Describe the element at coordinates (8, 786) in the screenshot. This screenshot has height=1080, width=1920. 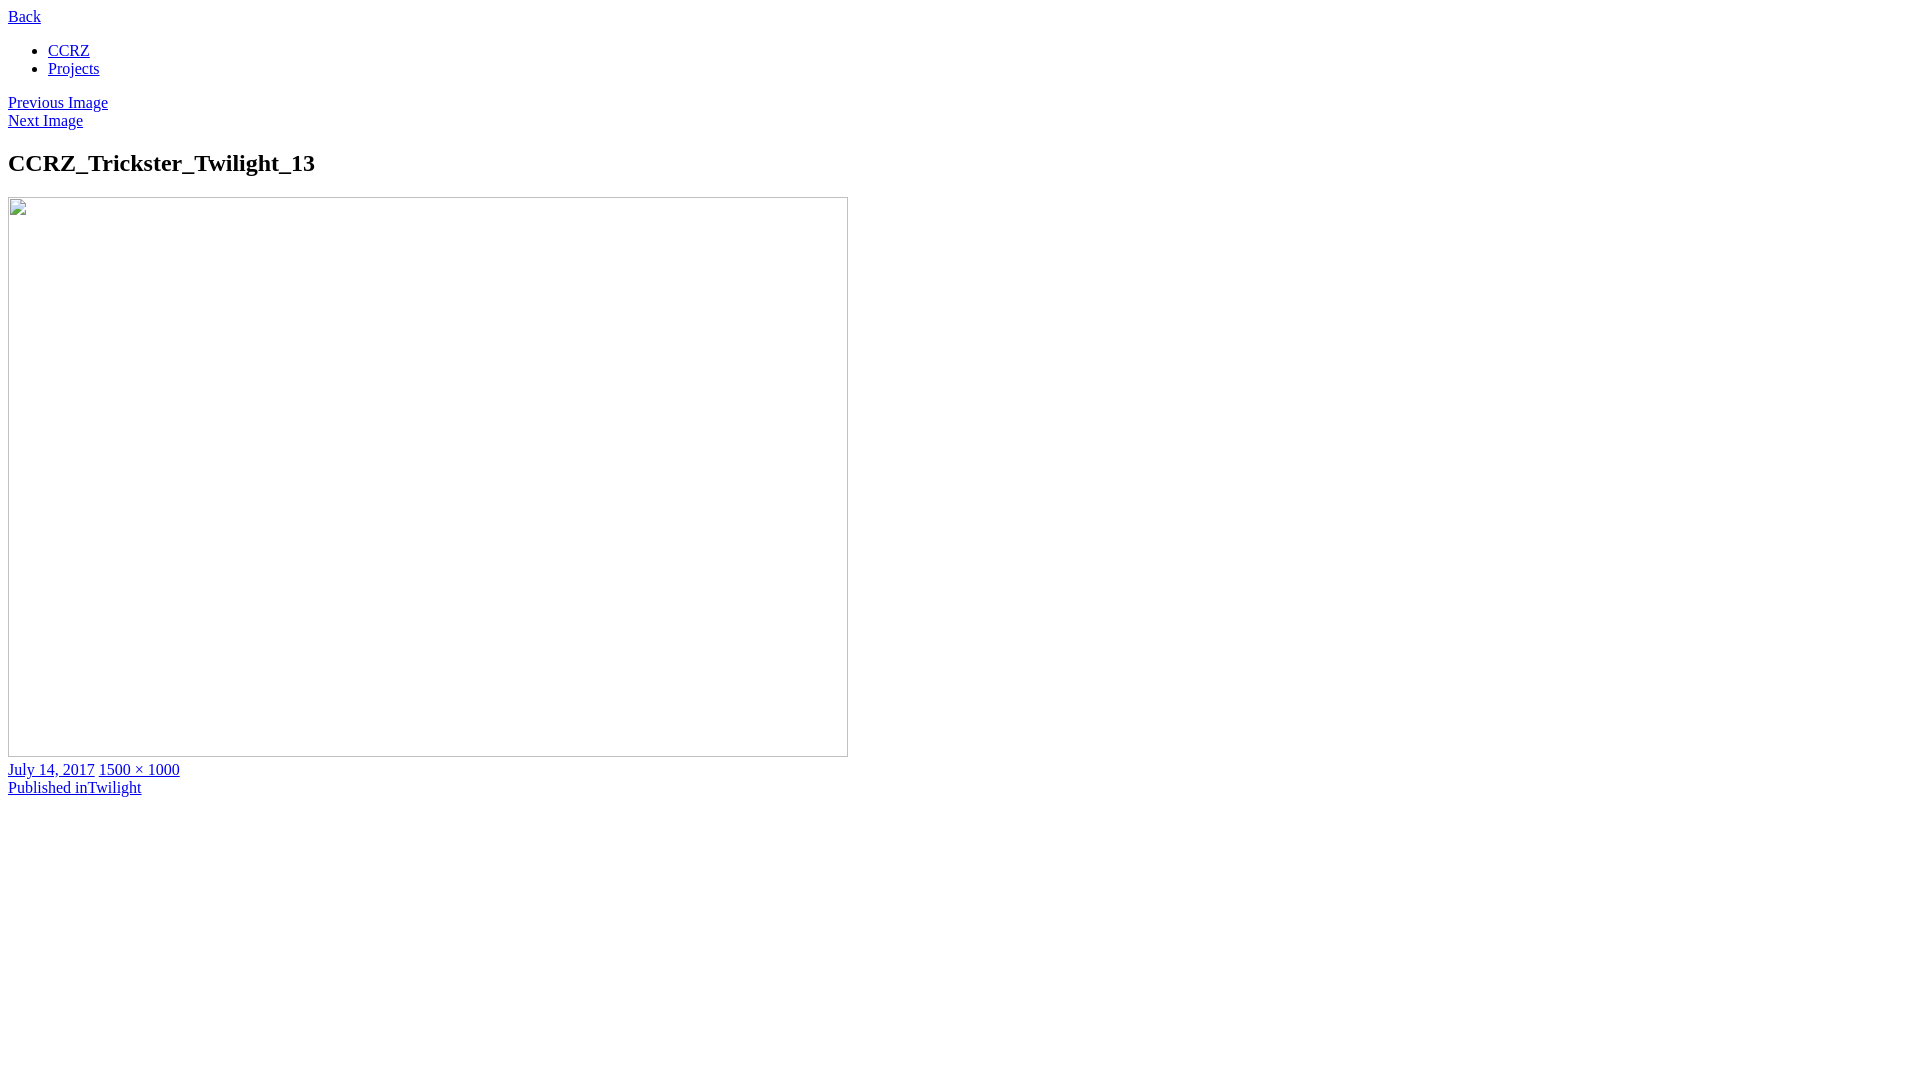
I see `'Published inTwilight'` at that location.